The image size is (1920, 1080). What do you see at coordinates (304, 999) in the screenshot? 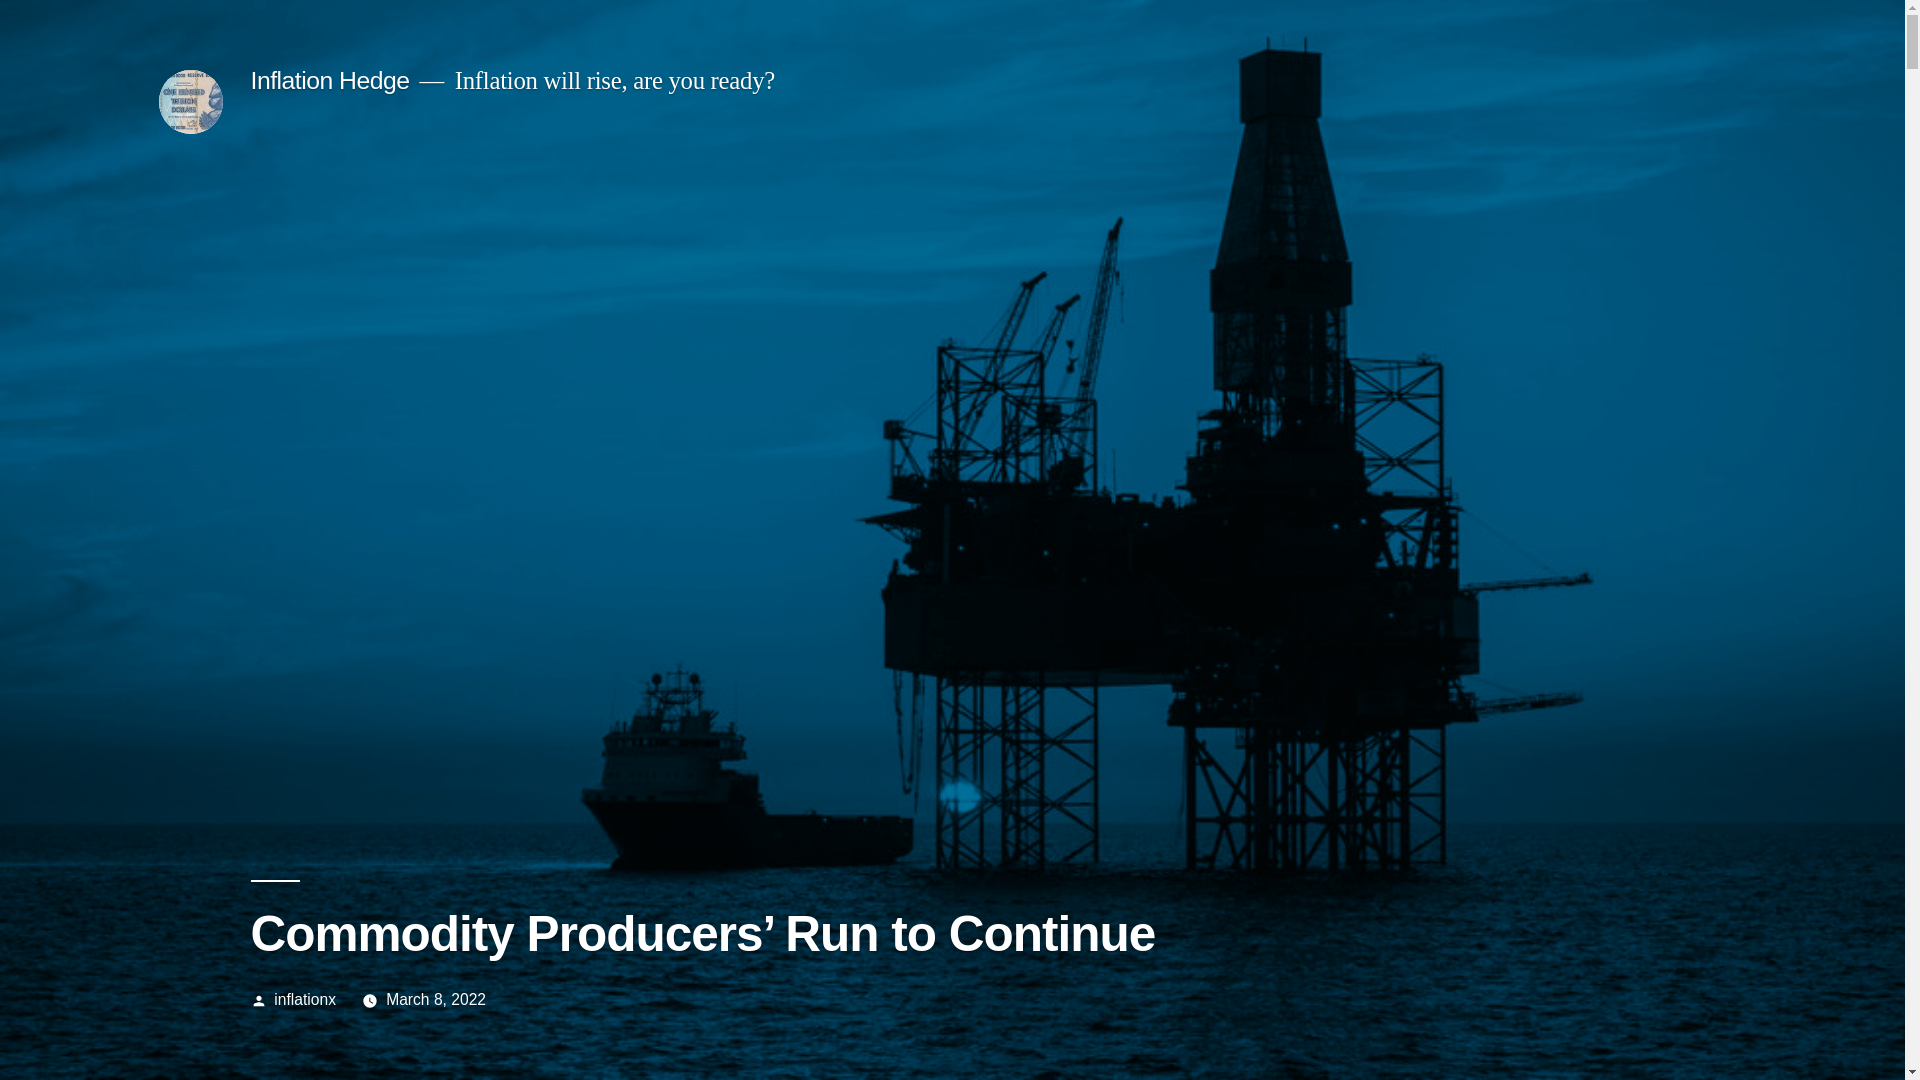
I see `'inflationx'` at bounding box center [304, 999].